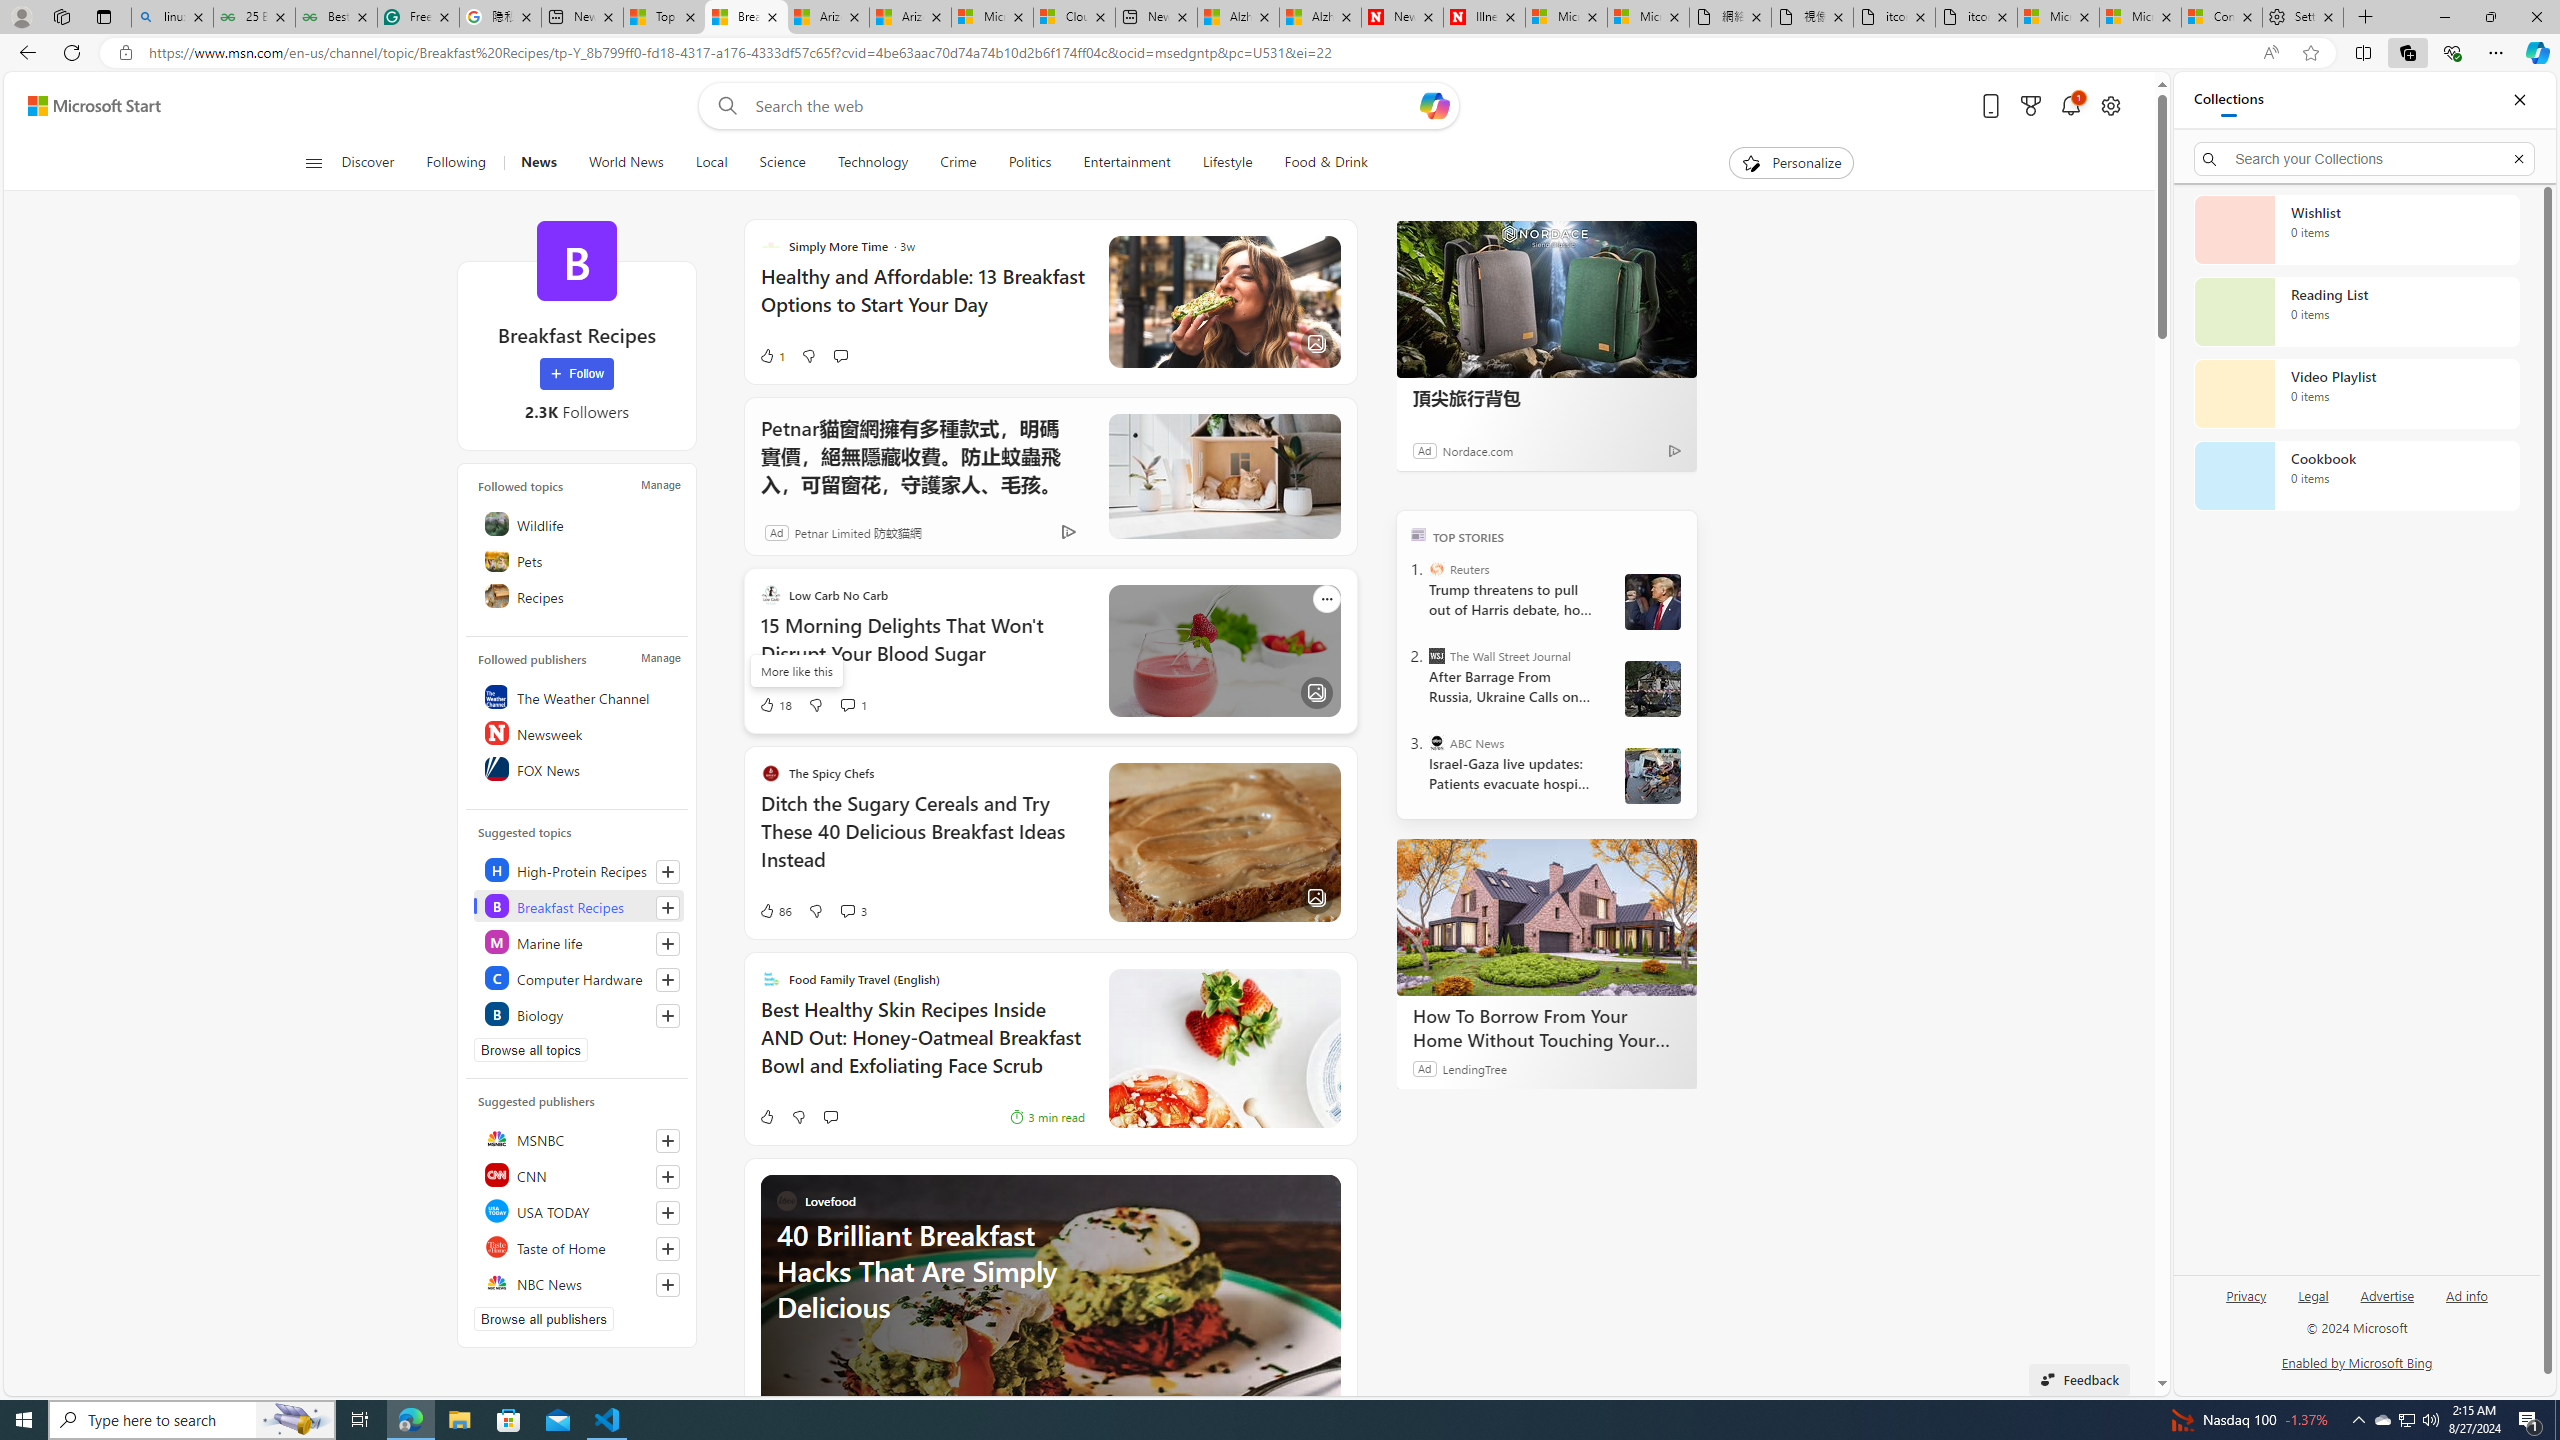  I want to click on 'Advertise', so click(2388, 1302).